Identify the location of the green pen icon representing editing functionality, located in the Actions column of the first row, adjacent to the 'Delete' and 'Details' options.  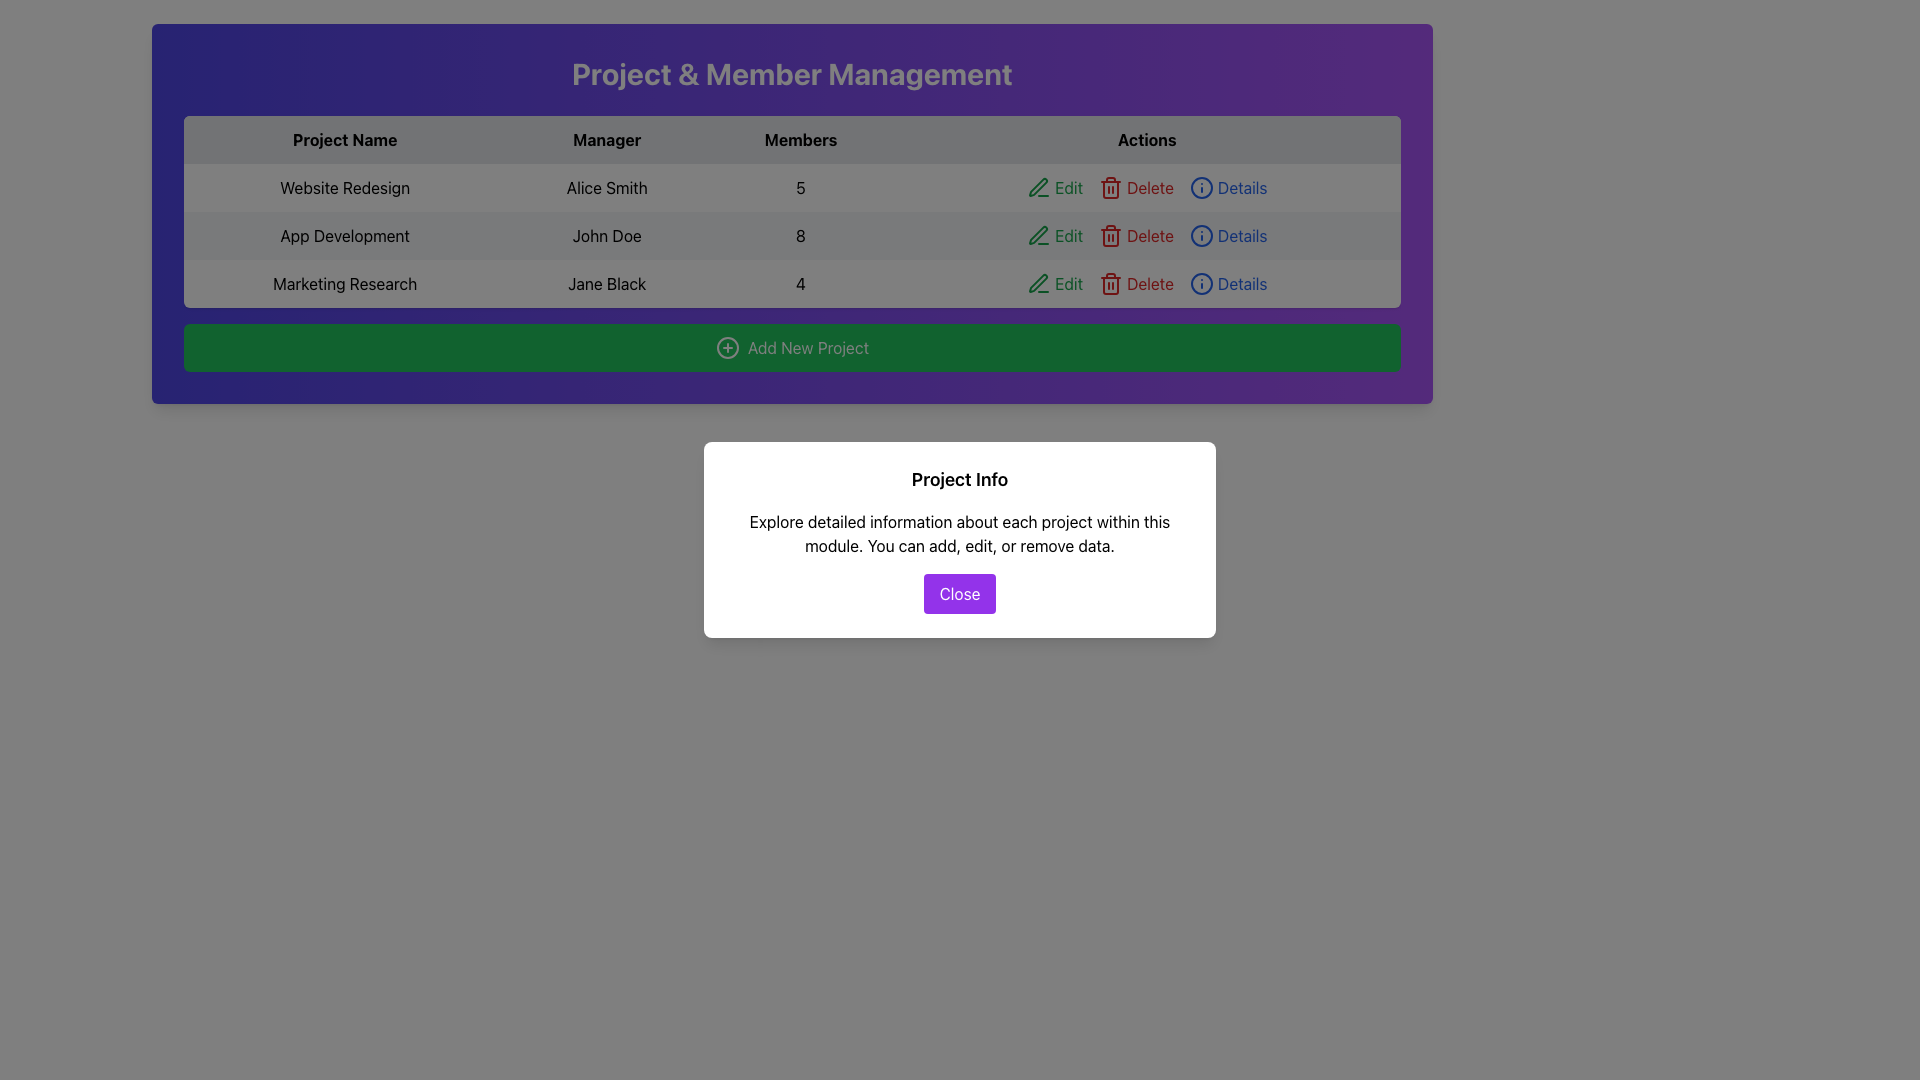
(1039, 188).